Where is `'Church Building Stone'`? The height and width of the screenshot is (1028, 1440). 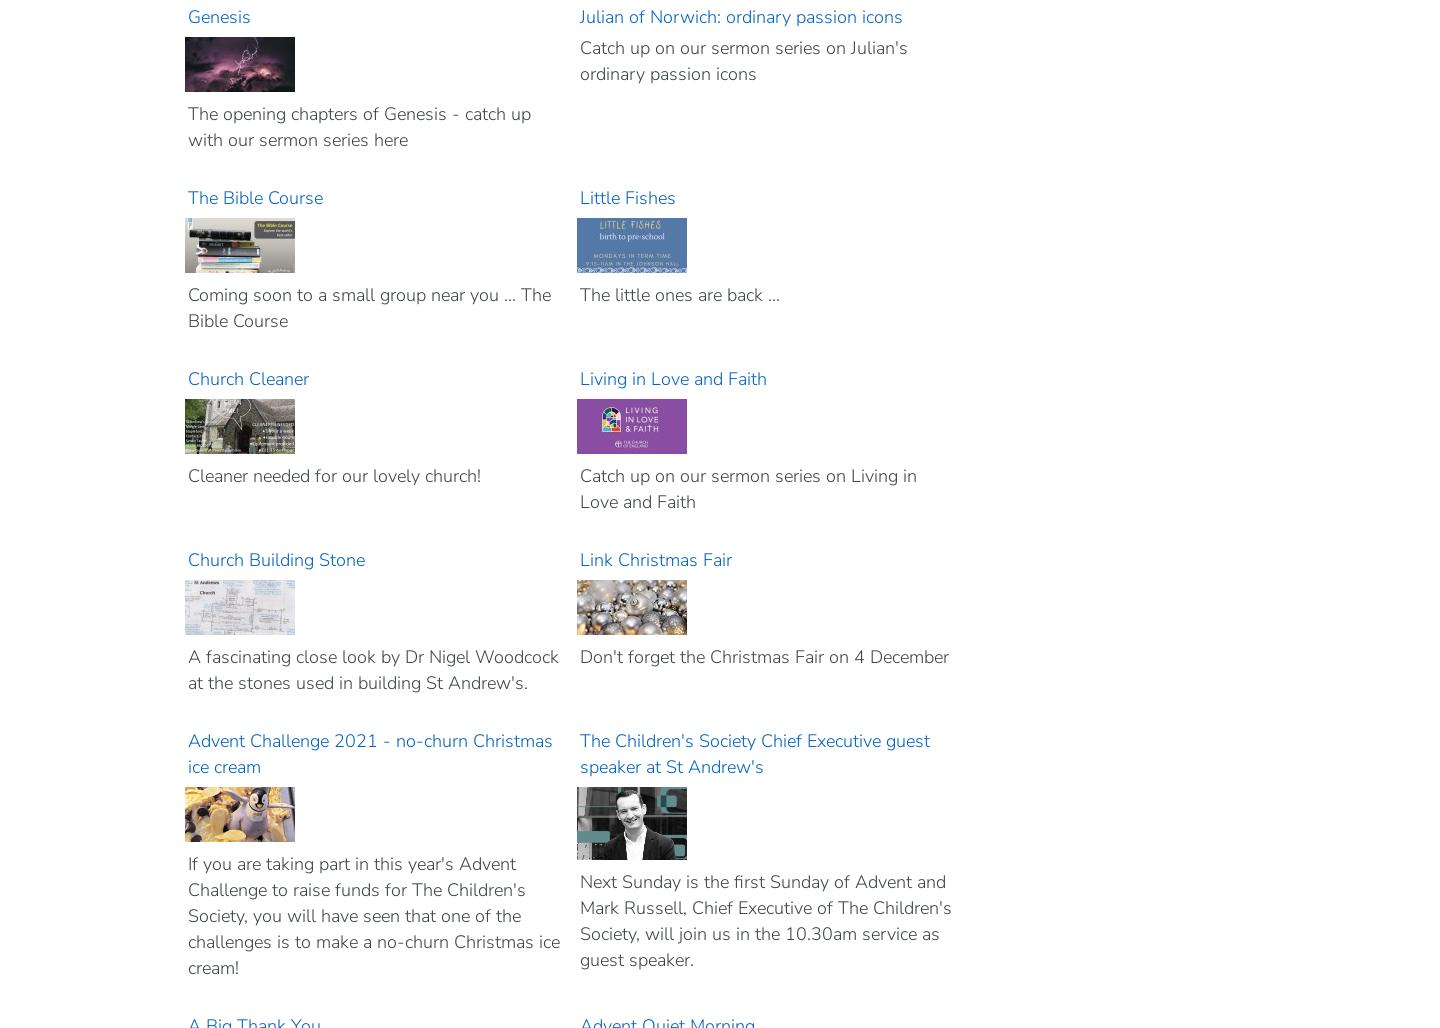
'Church Building Stone' is located at coordinates (277, 559).